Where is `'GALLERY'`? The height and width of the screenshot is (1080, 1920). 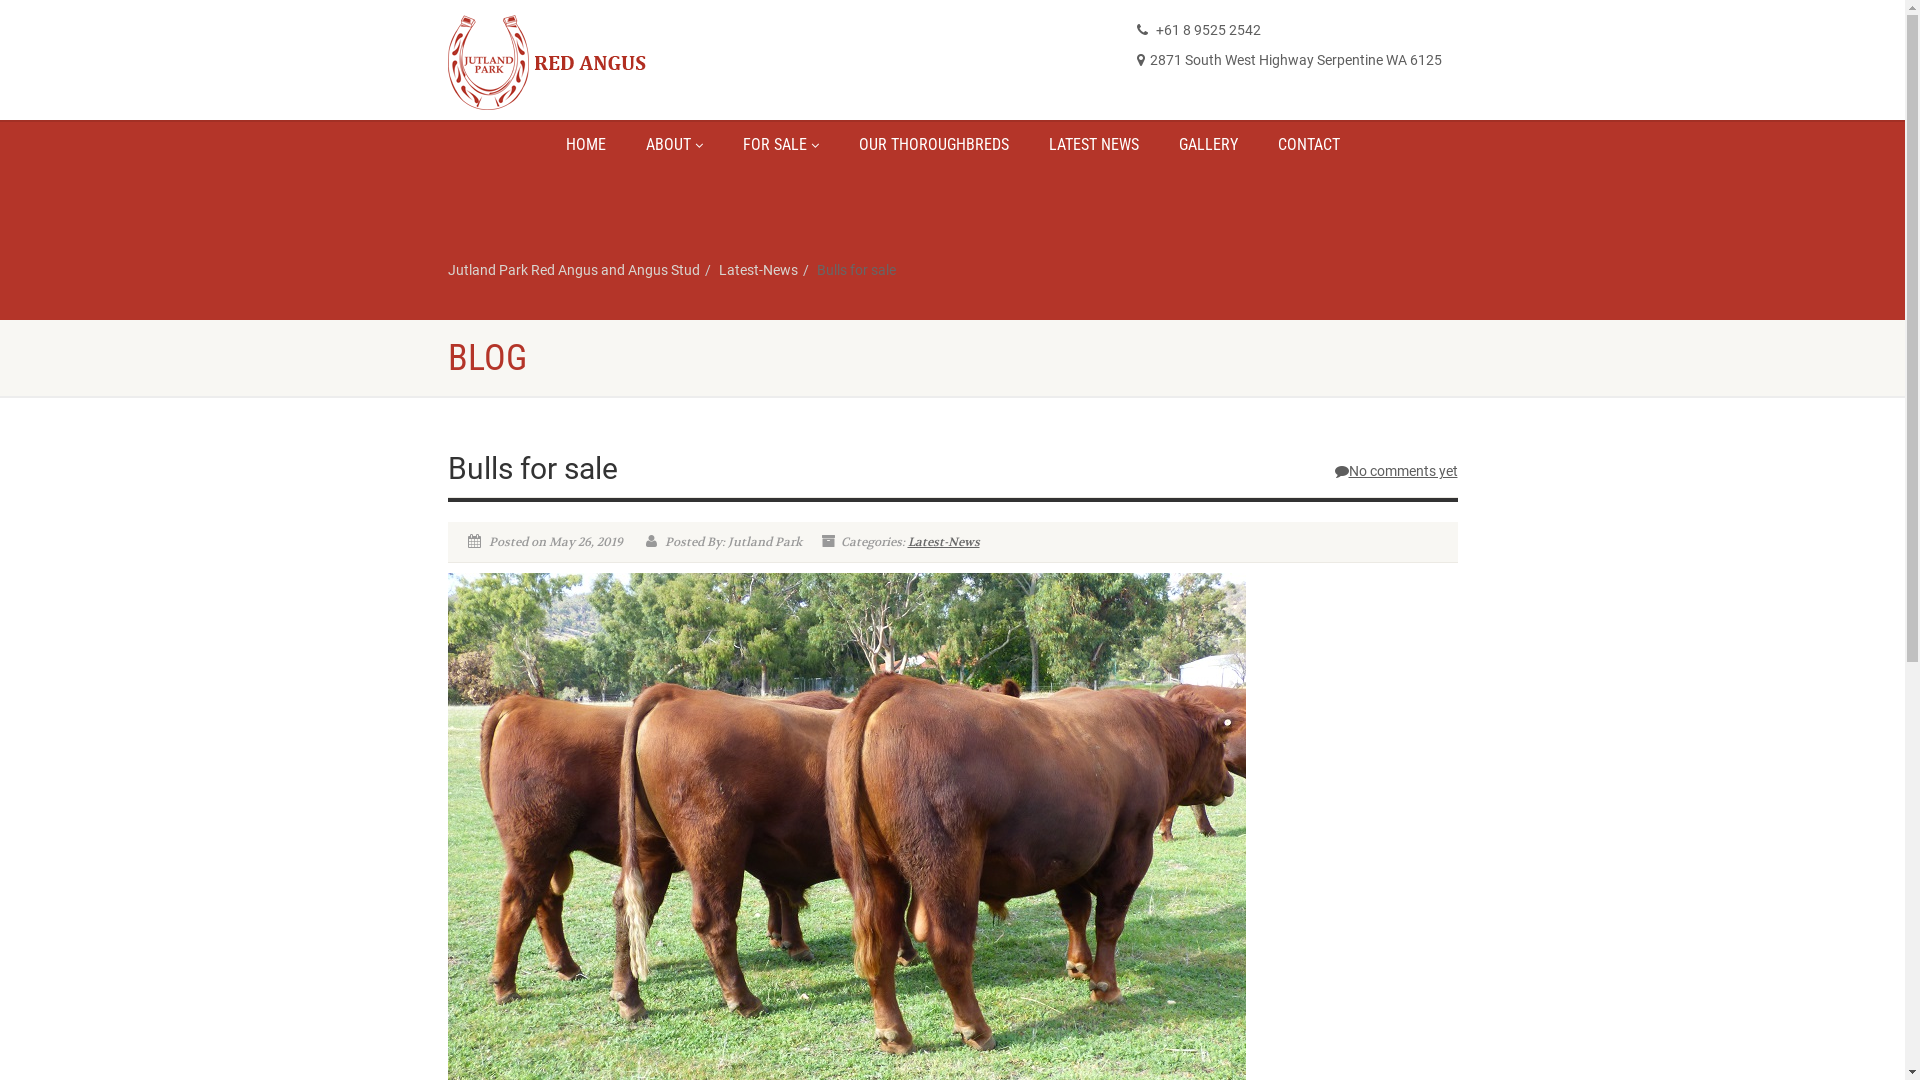
'GALLERY' is located at coordinates (1157, 144).